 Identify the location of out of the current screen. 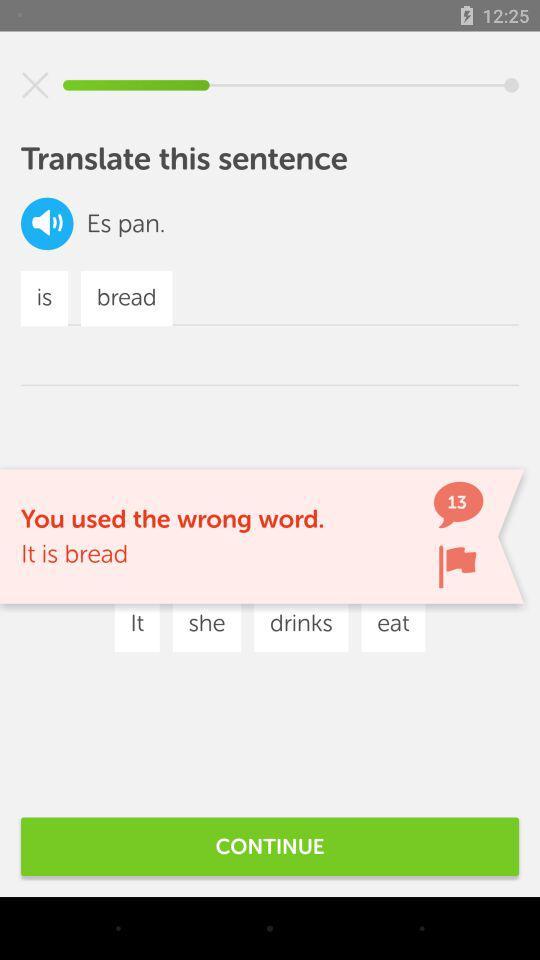
(35, 85).